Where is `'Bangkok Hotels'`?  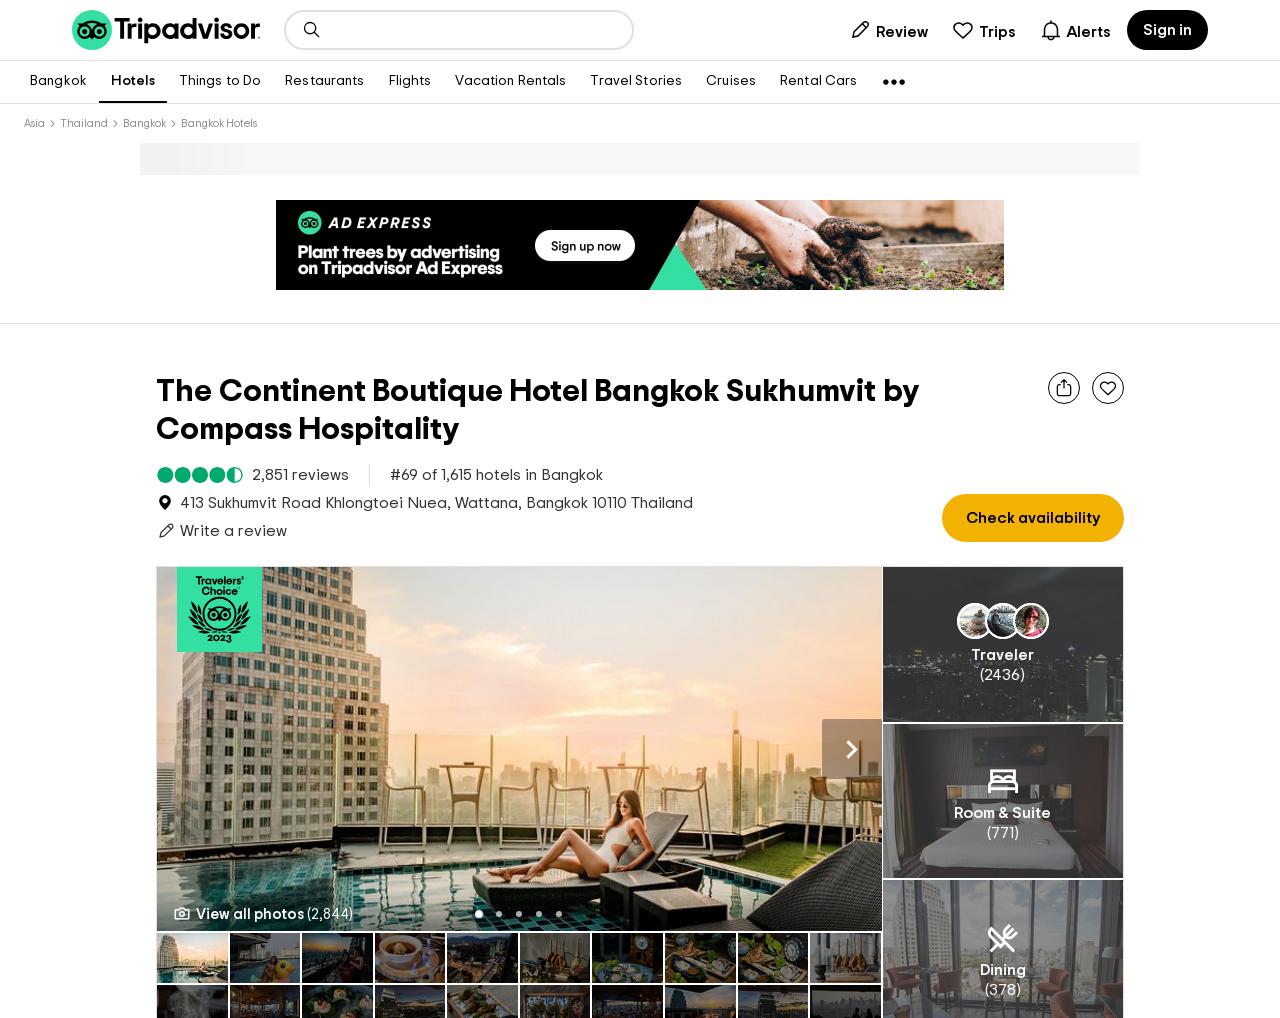
'Bangkok Hotels' is located at coordinates (219, 122).